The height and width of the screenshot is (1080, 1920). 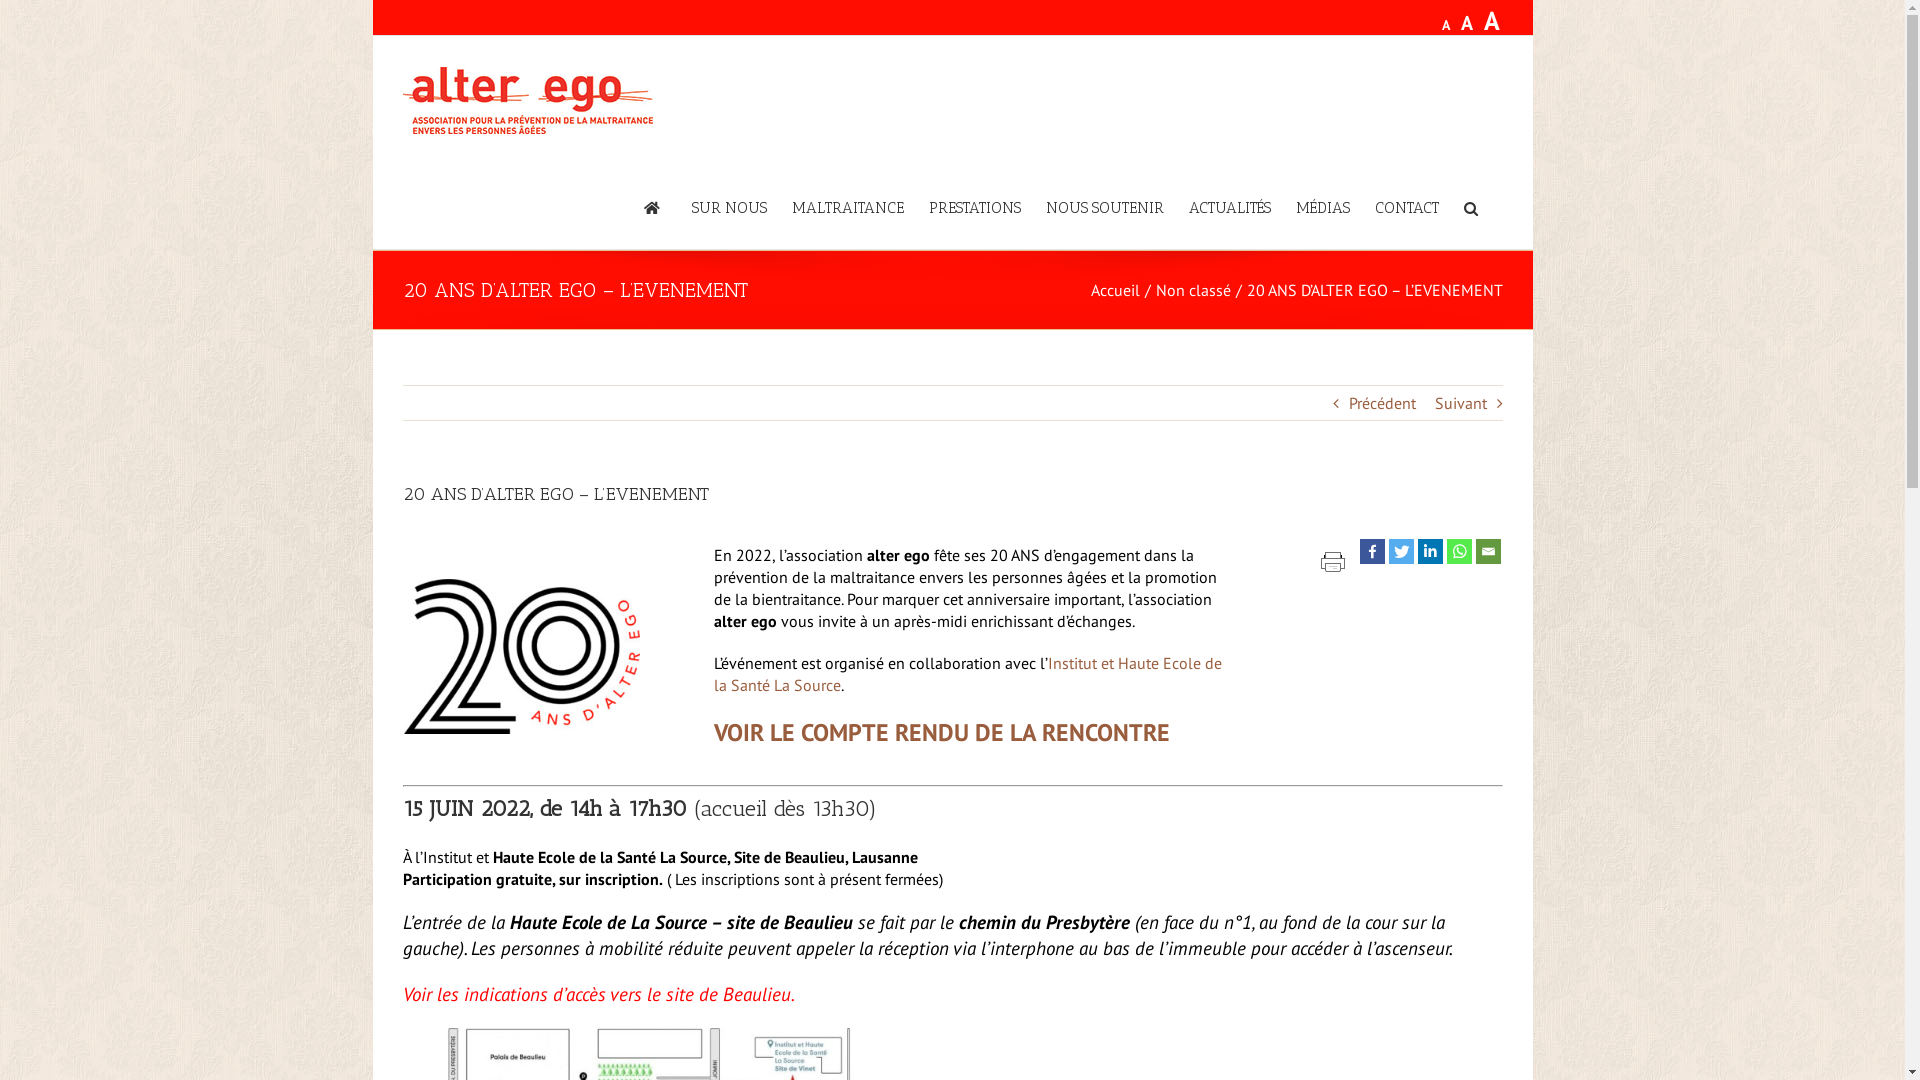 What do you see at coordinates (1491, 20) in the screenshot?
I see `'A` at bounding box center [1491, 20].